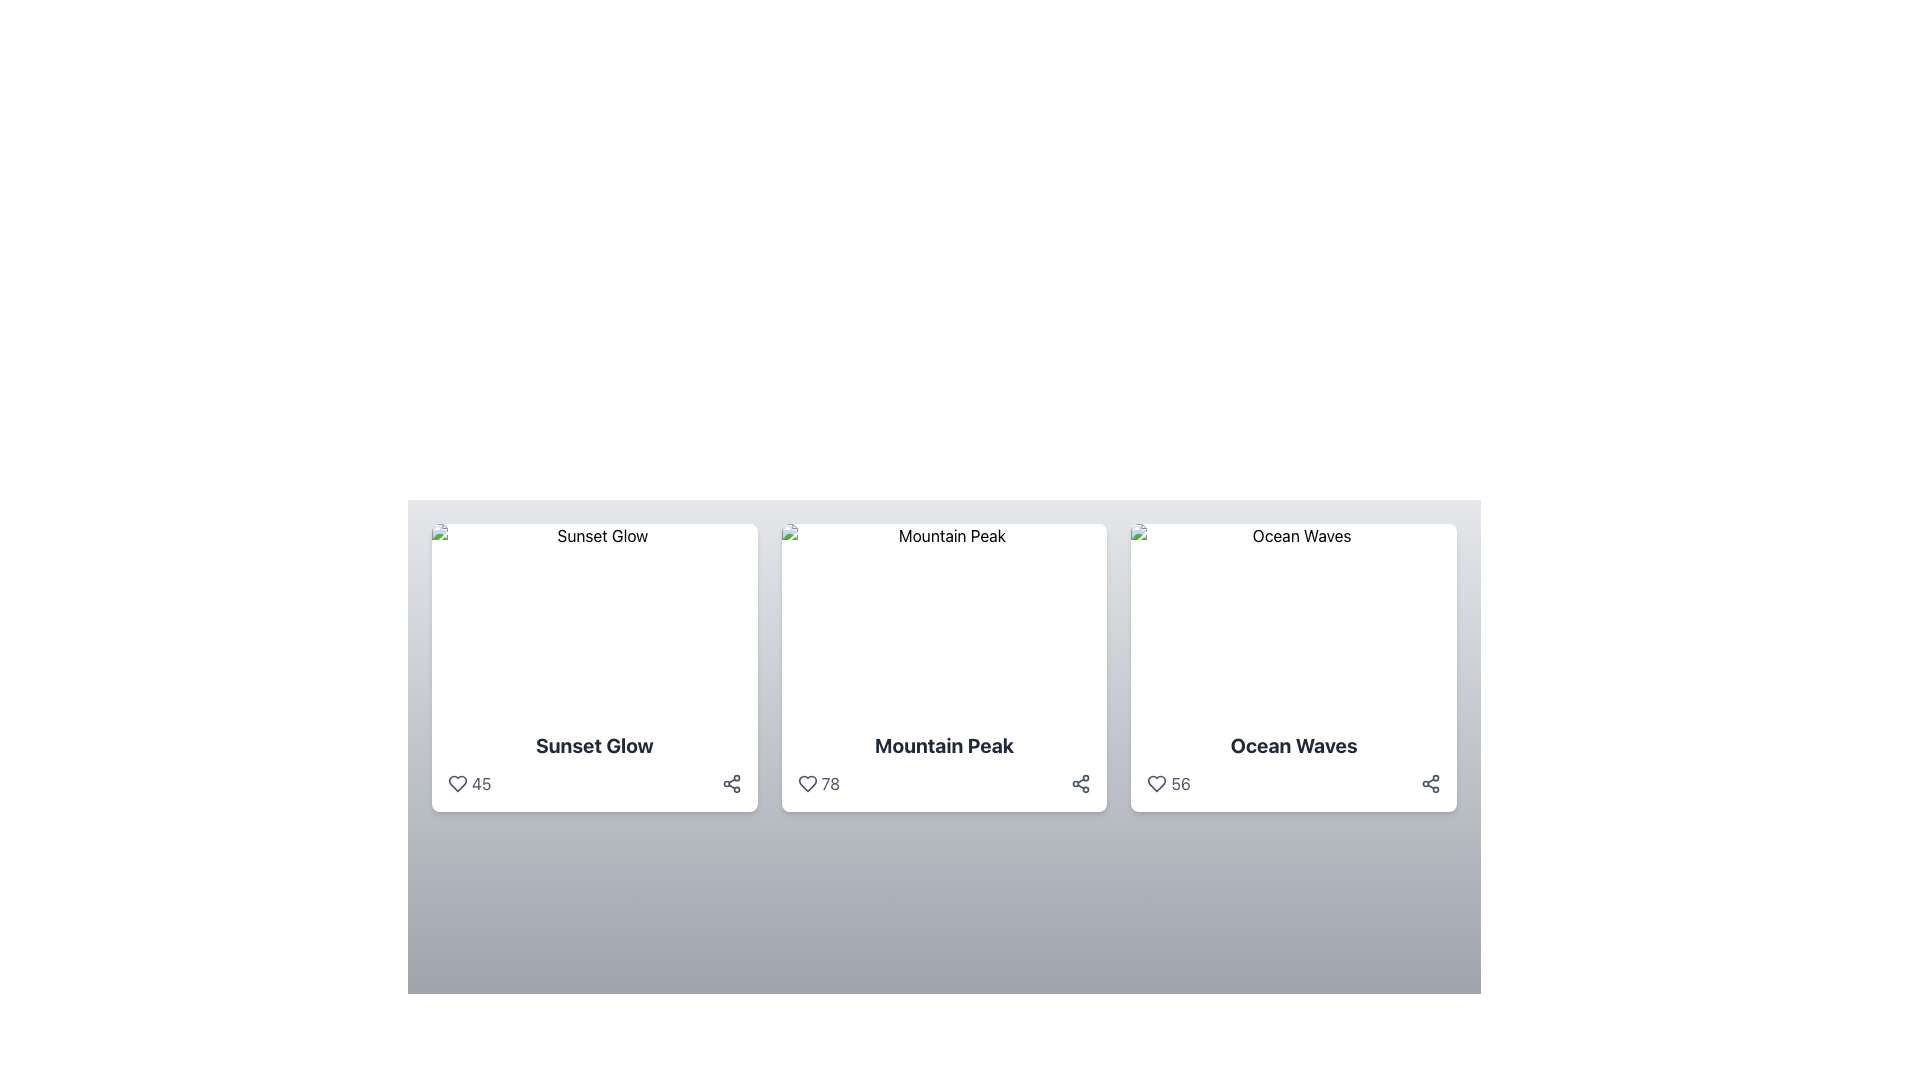 The width and height of the screenshot is (1920, 1080). I want to click on the static state of the 'like' icon located at the bottom-left corner of the 'Mountain Peak' card, adjacent to the numerical indicator '78', so click(807, 782).